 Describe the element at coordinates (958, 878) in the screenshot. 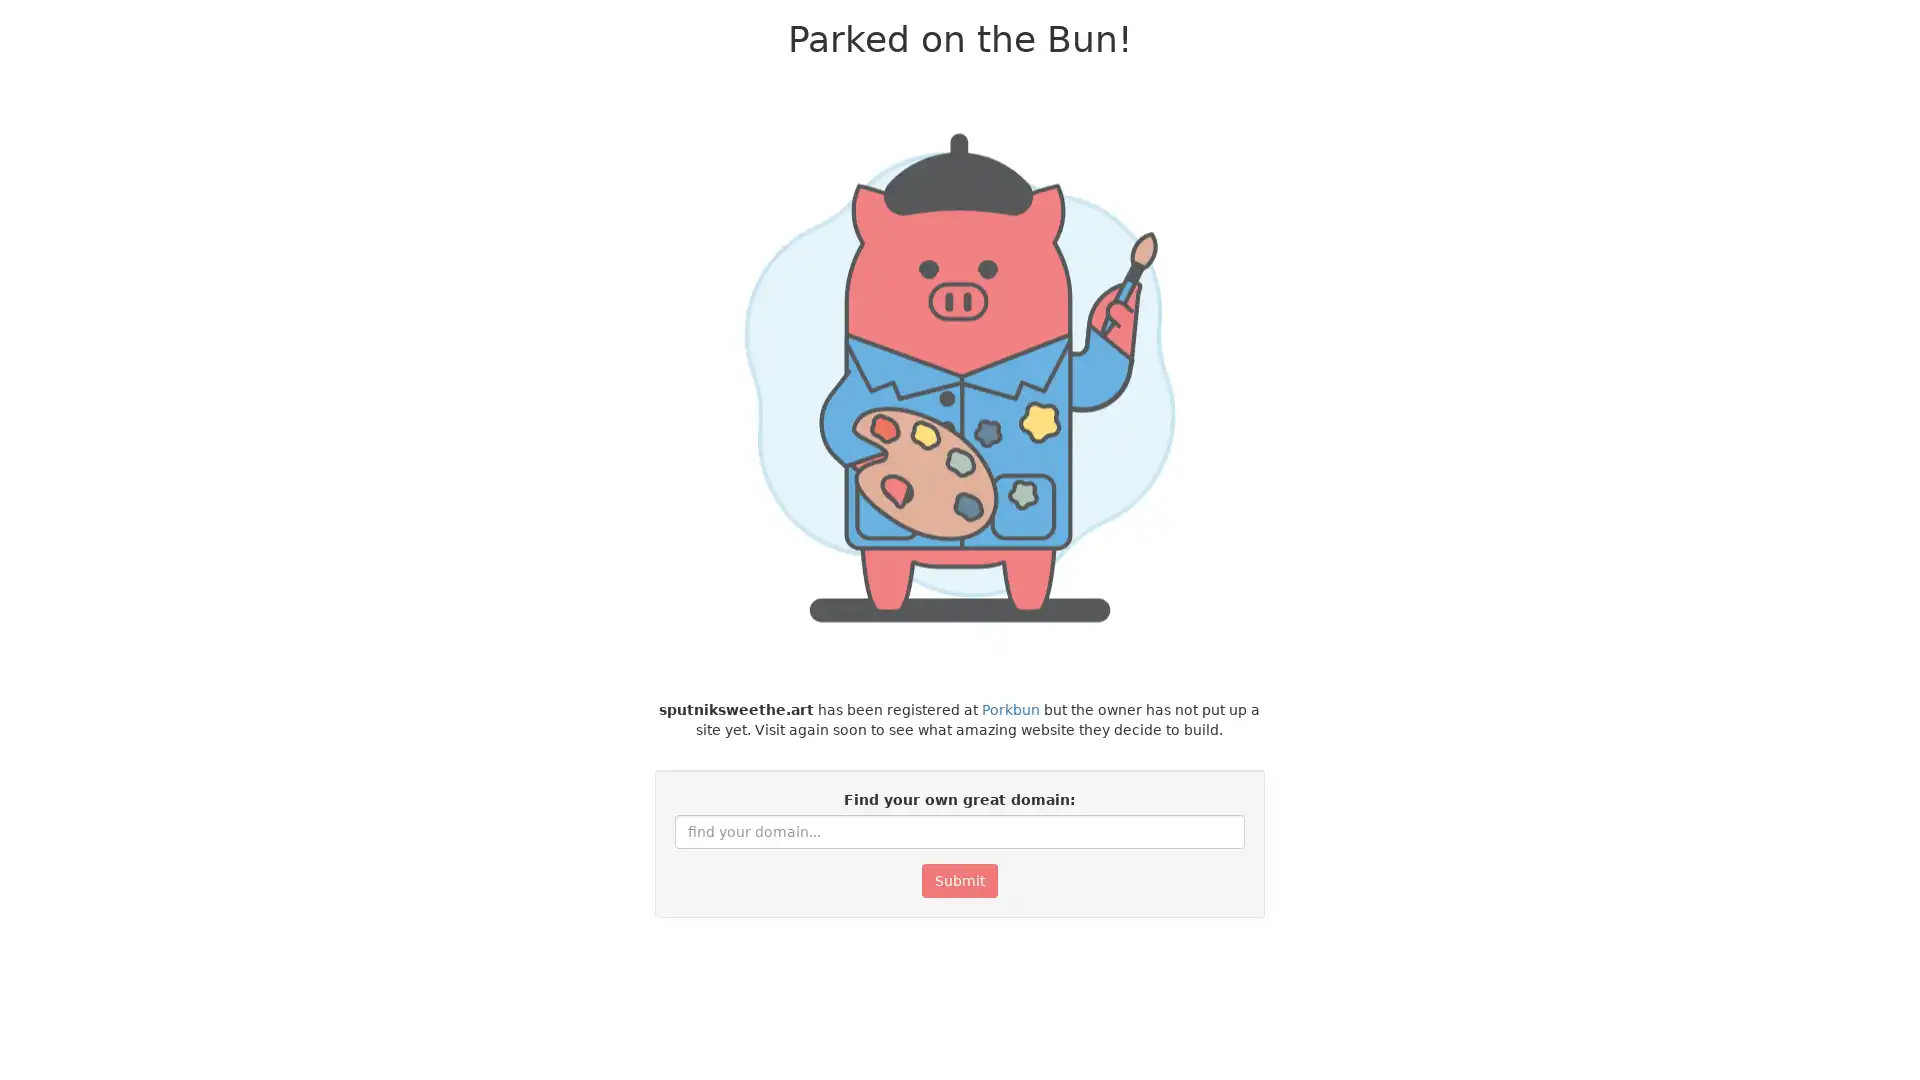

I see `Submit` at that location.